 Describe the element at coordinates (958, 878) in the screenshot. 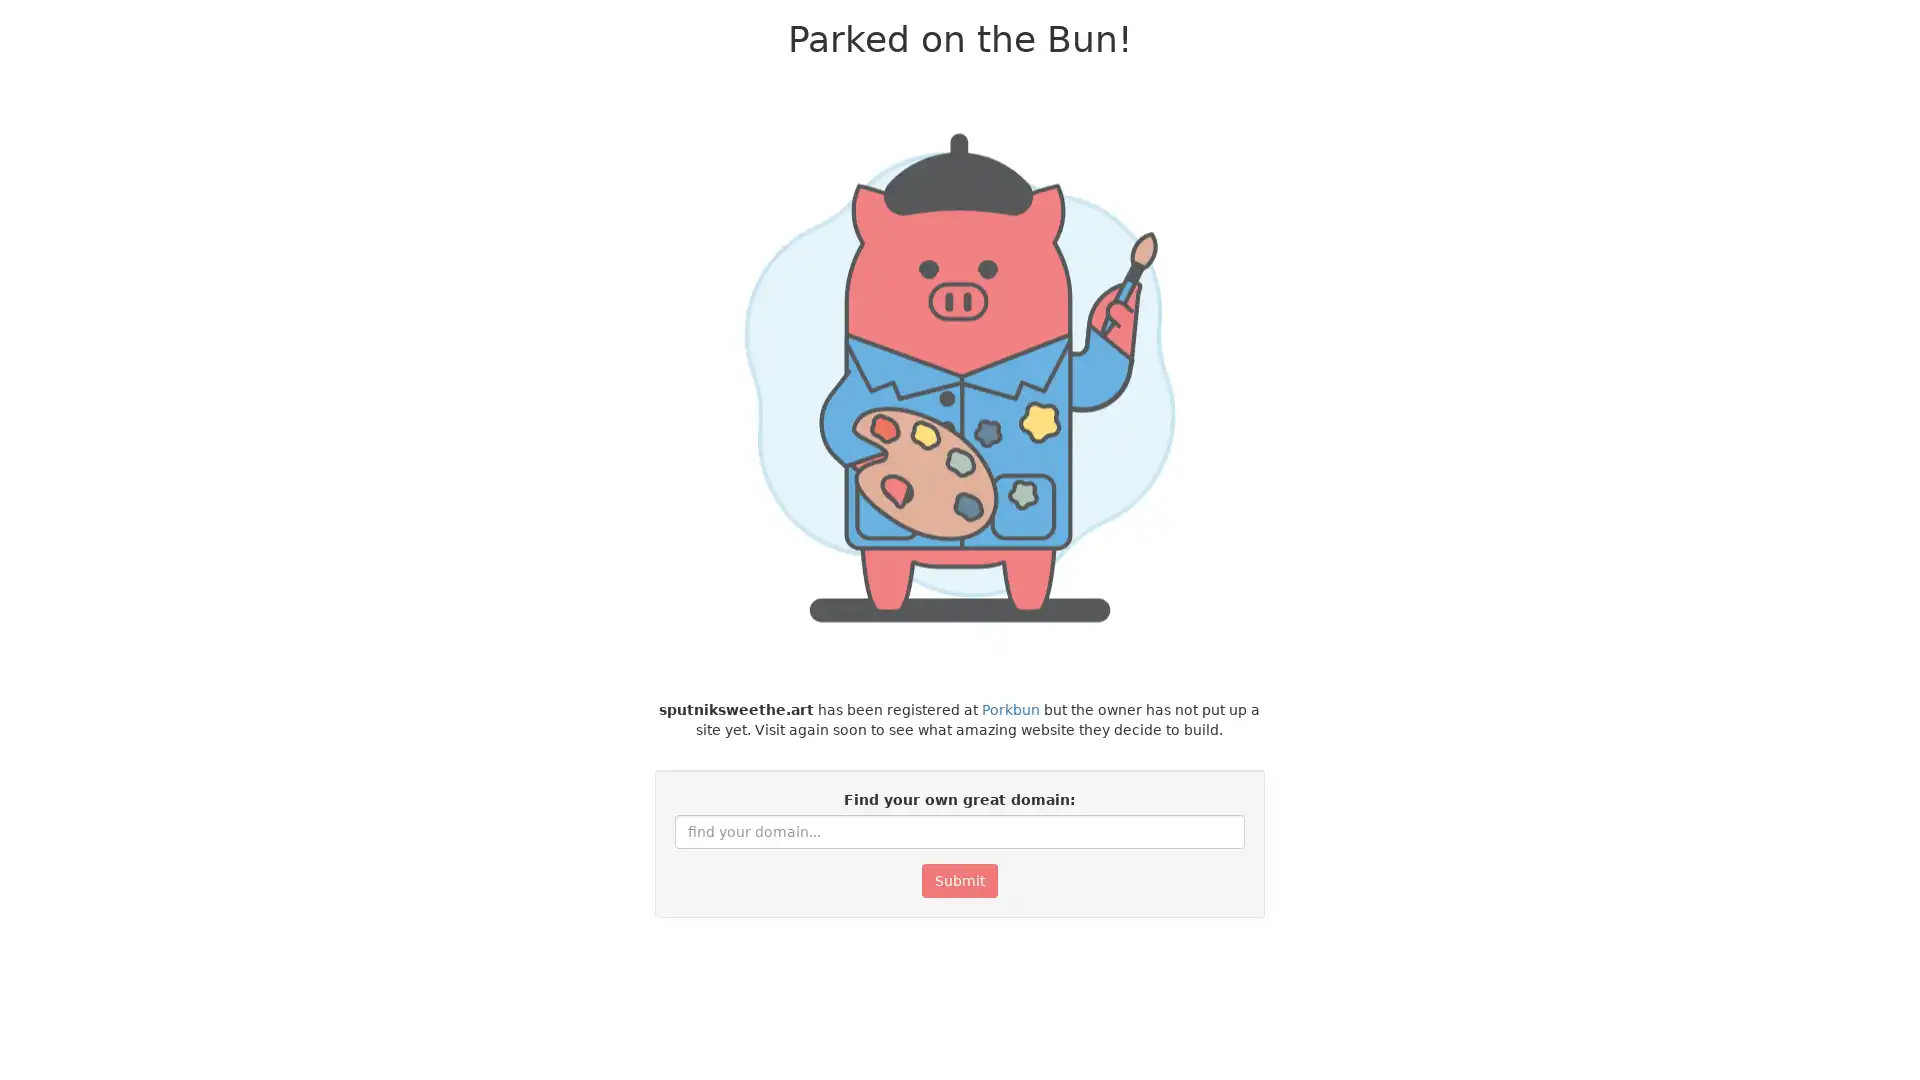

I see `Submit` at that location.